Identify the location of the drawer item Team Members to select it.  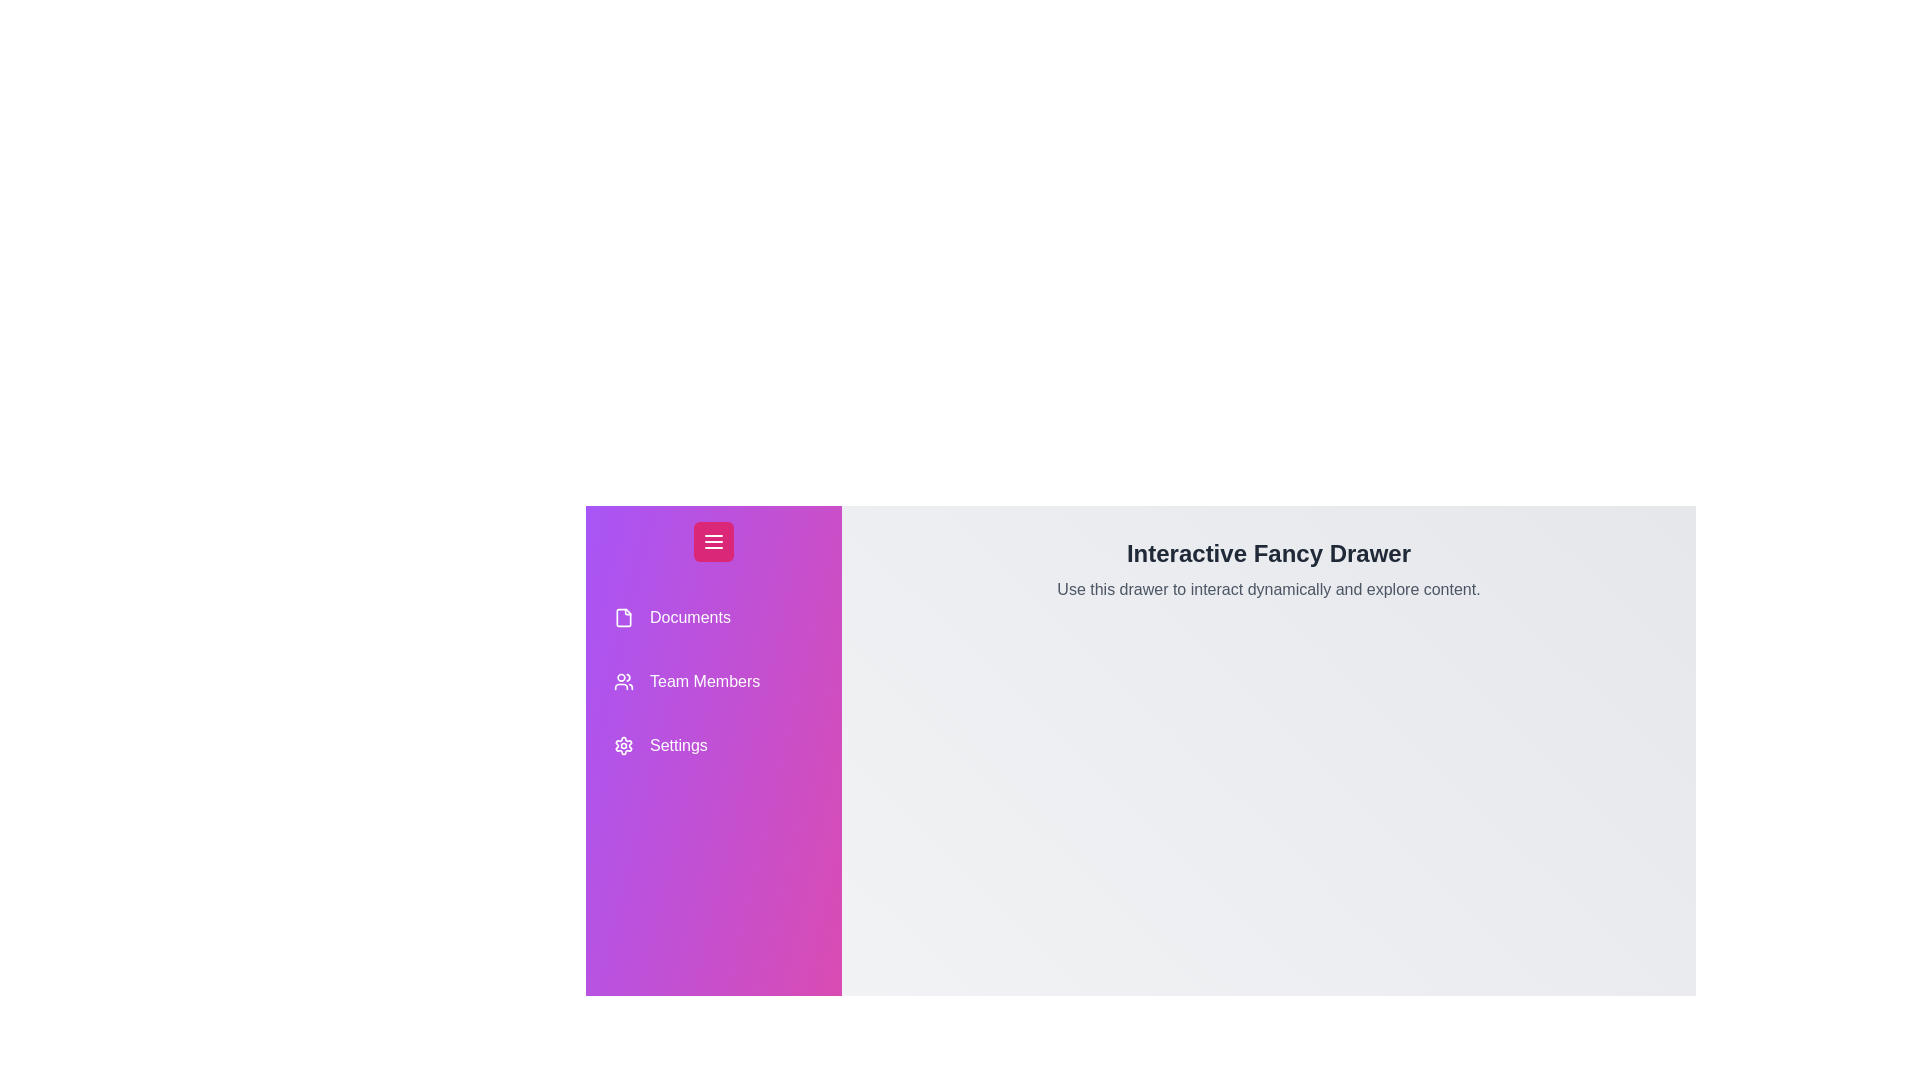
(714, 681).